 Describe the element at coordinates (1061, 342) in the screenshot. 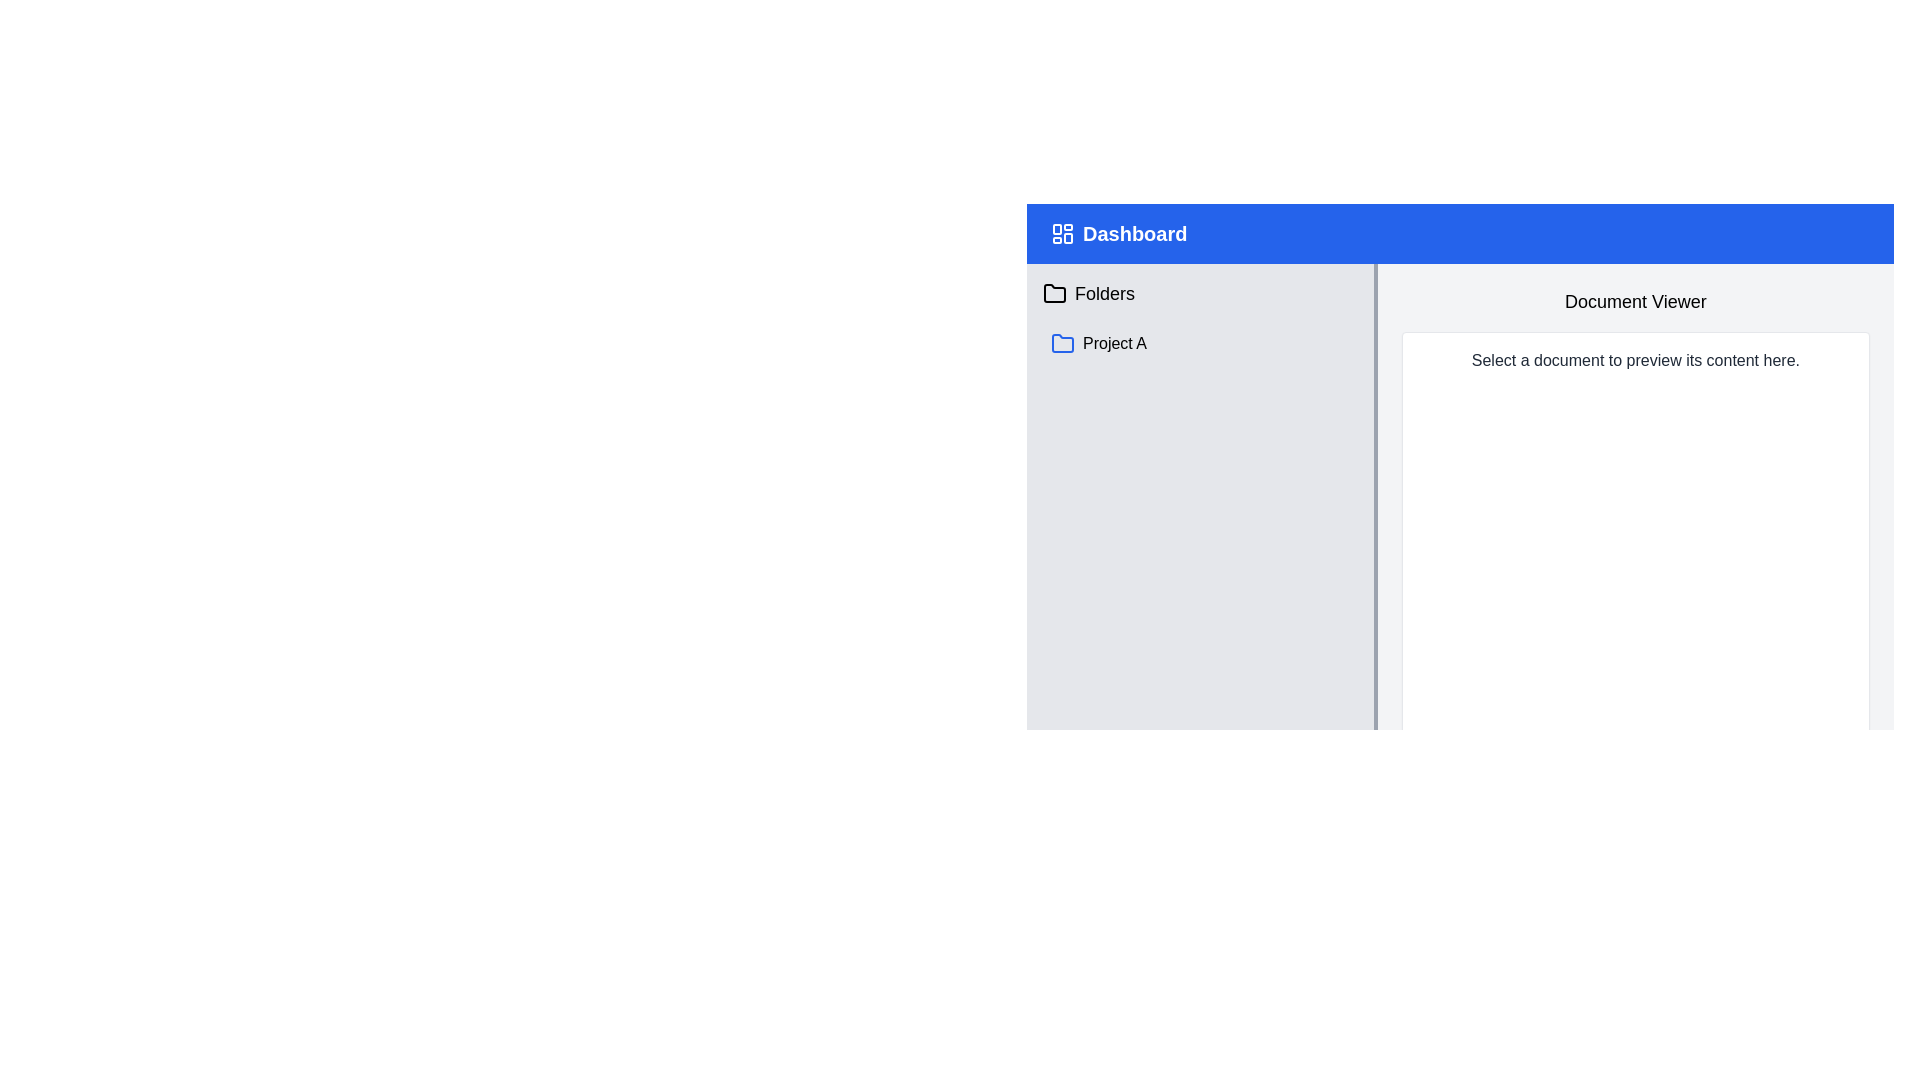

I see `the folder icon associated with 'Project A' in the 'Folders' section of the Dashboard interface` at that location.